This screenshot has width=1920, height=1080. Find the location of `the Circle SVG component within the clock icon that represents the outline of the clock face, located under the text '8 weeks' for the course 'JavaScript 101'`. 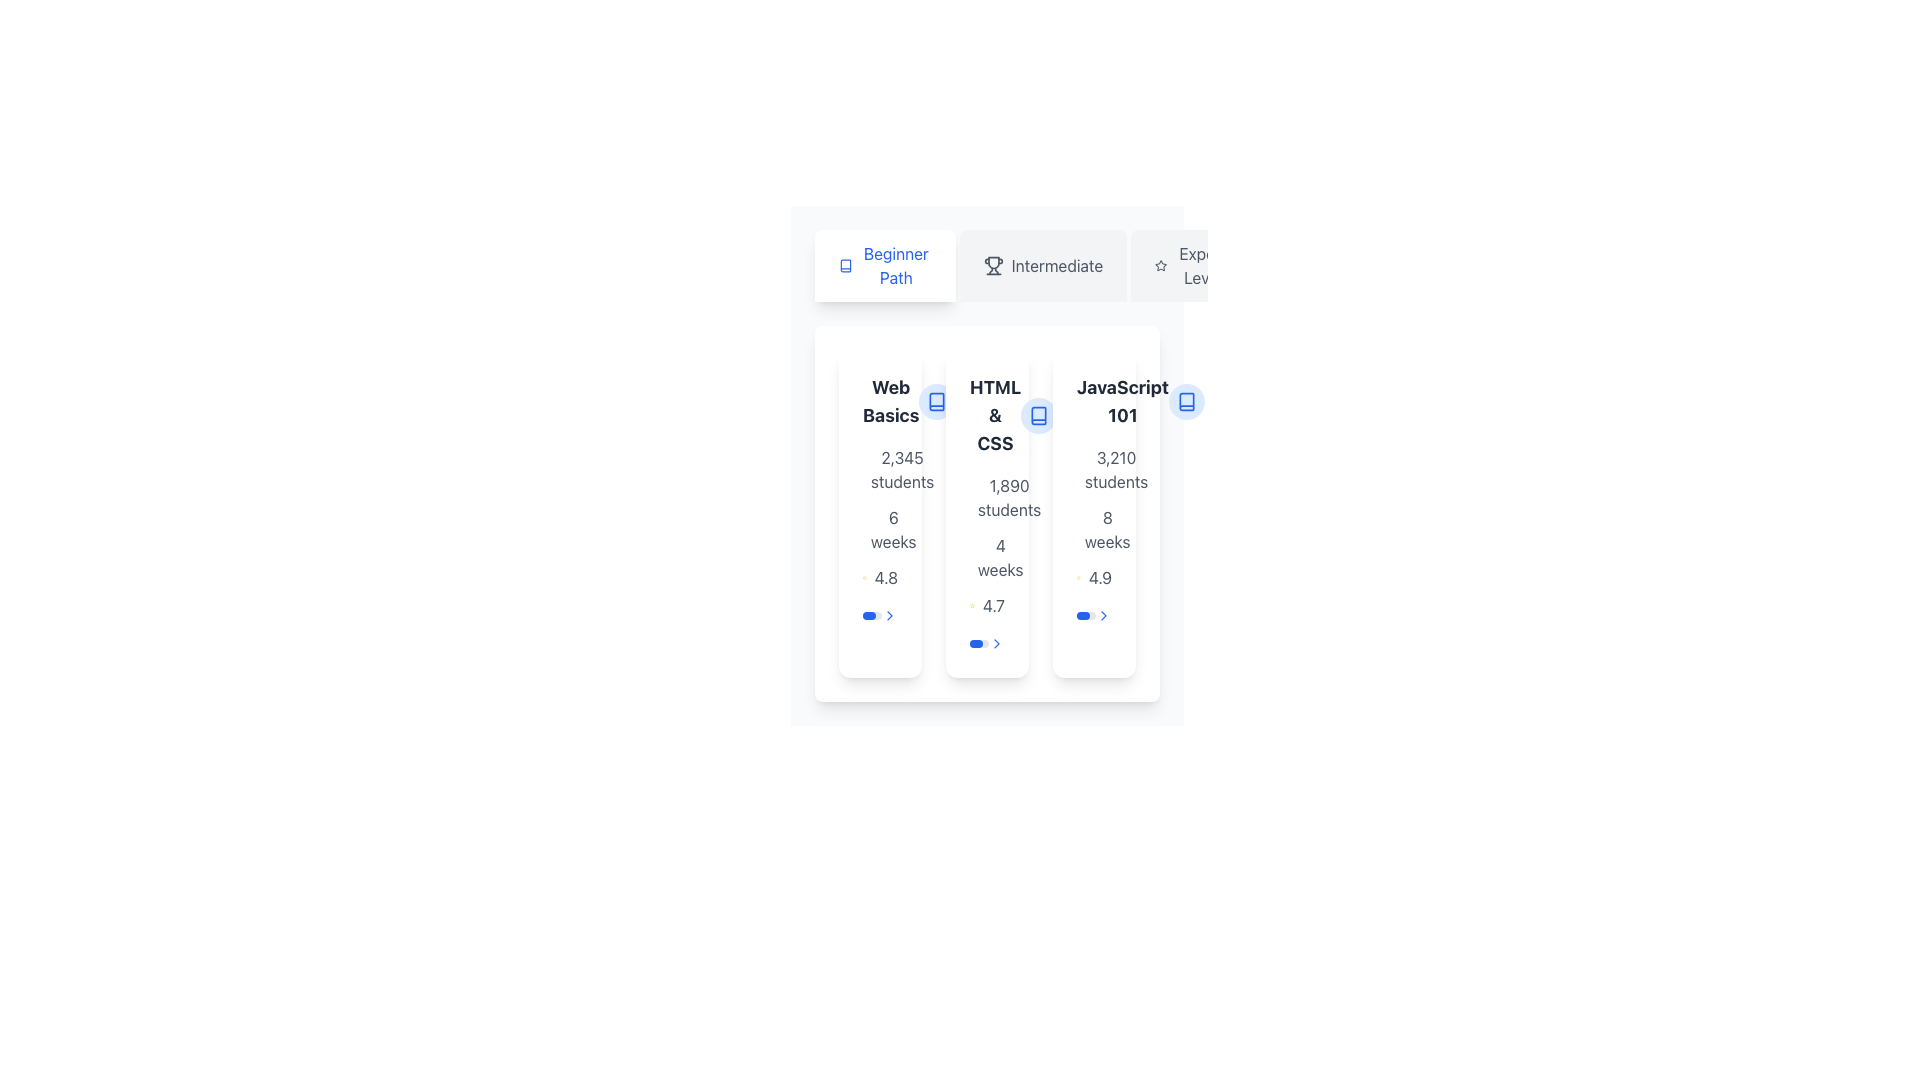

the Circle SVG component within the clock icon that represents the outline of the clock face, located under the text '8 weeks' for the course 'JavaScript 101' is located at coordinates (1088, 532).